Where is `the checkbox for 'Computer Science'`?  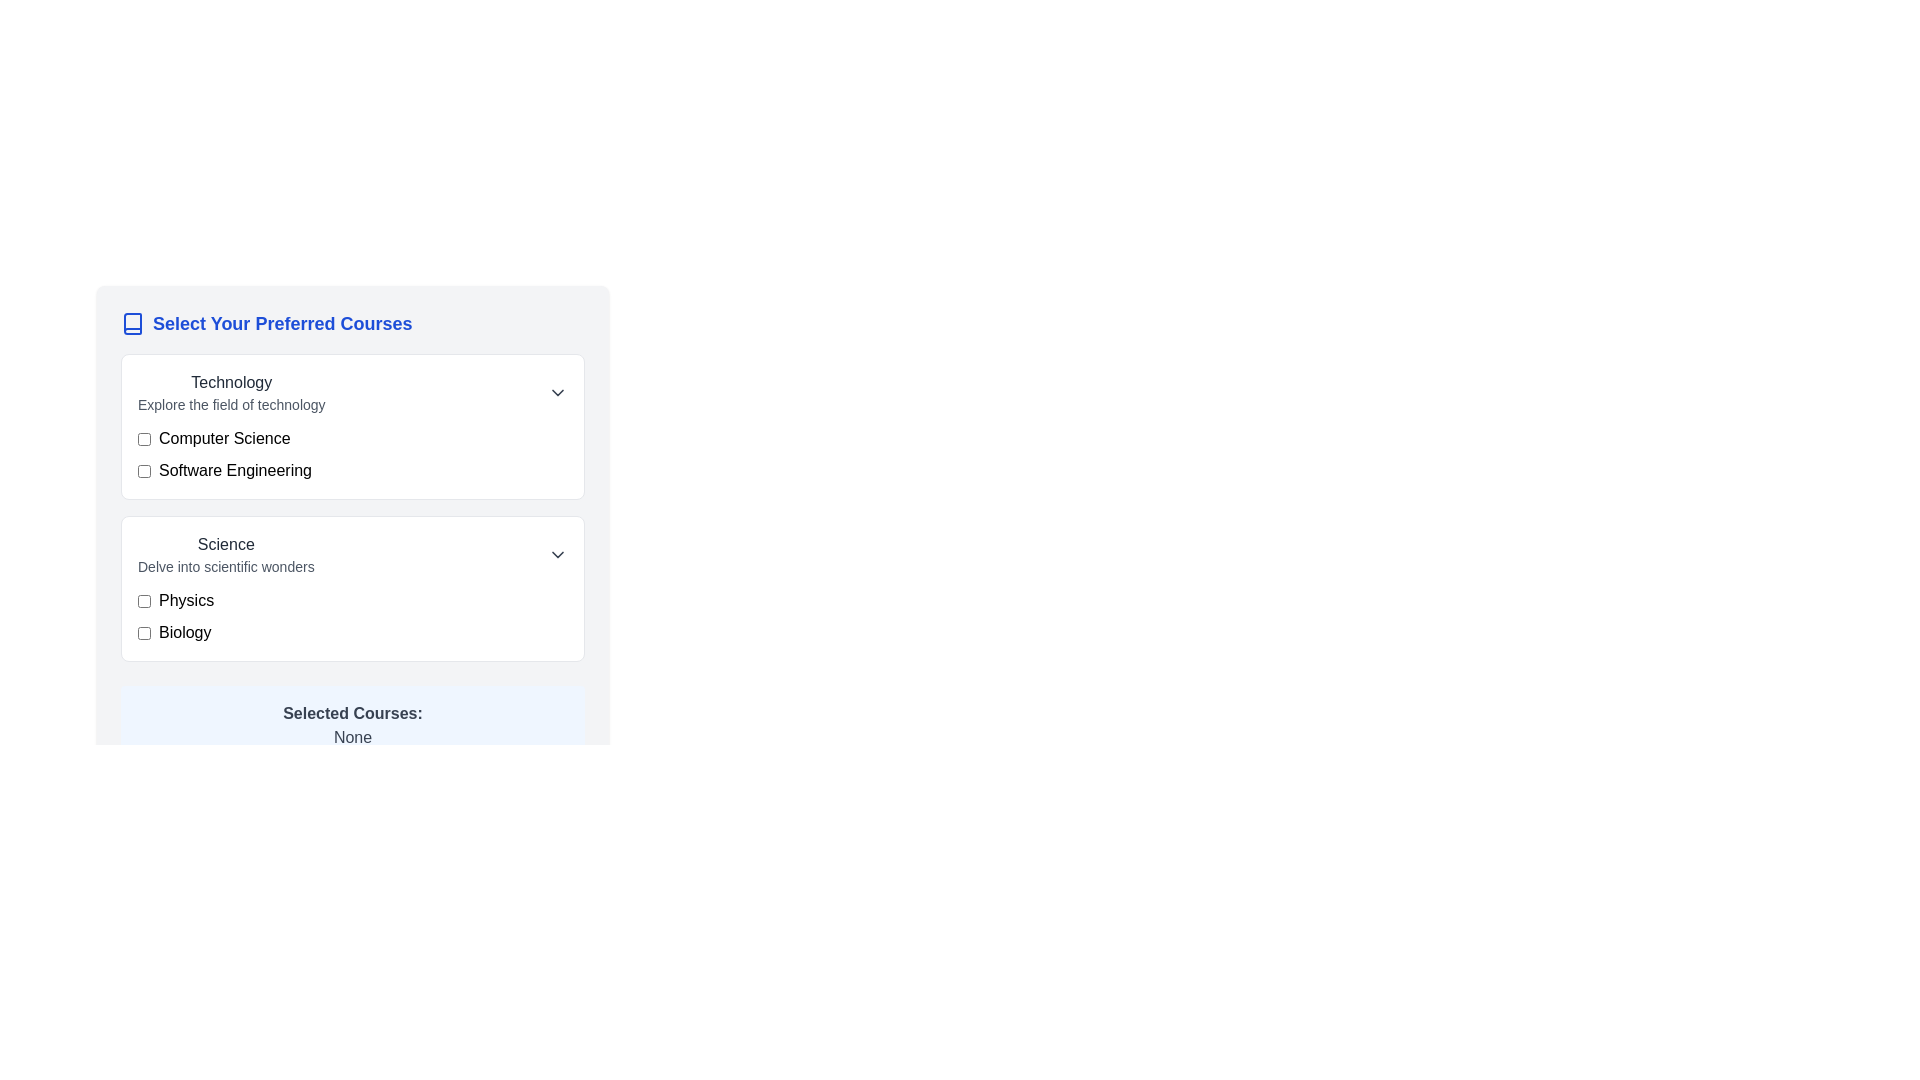
the checkbox for 'Computer Science' is located at coordinates (353, 438).